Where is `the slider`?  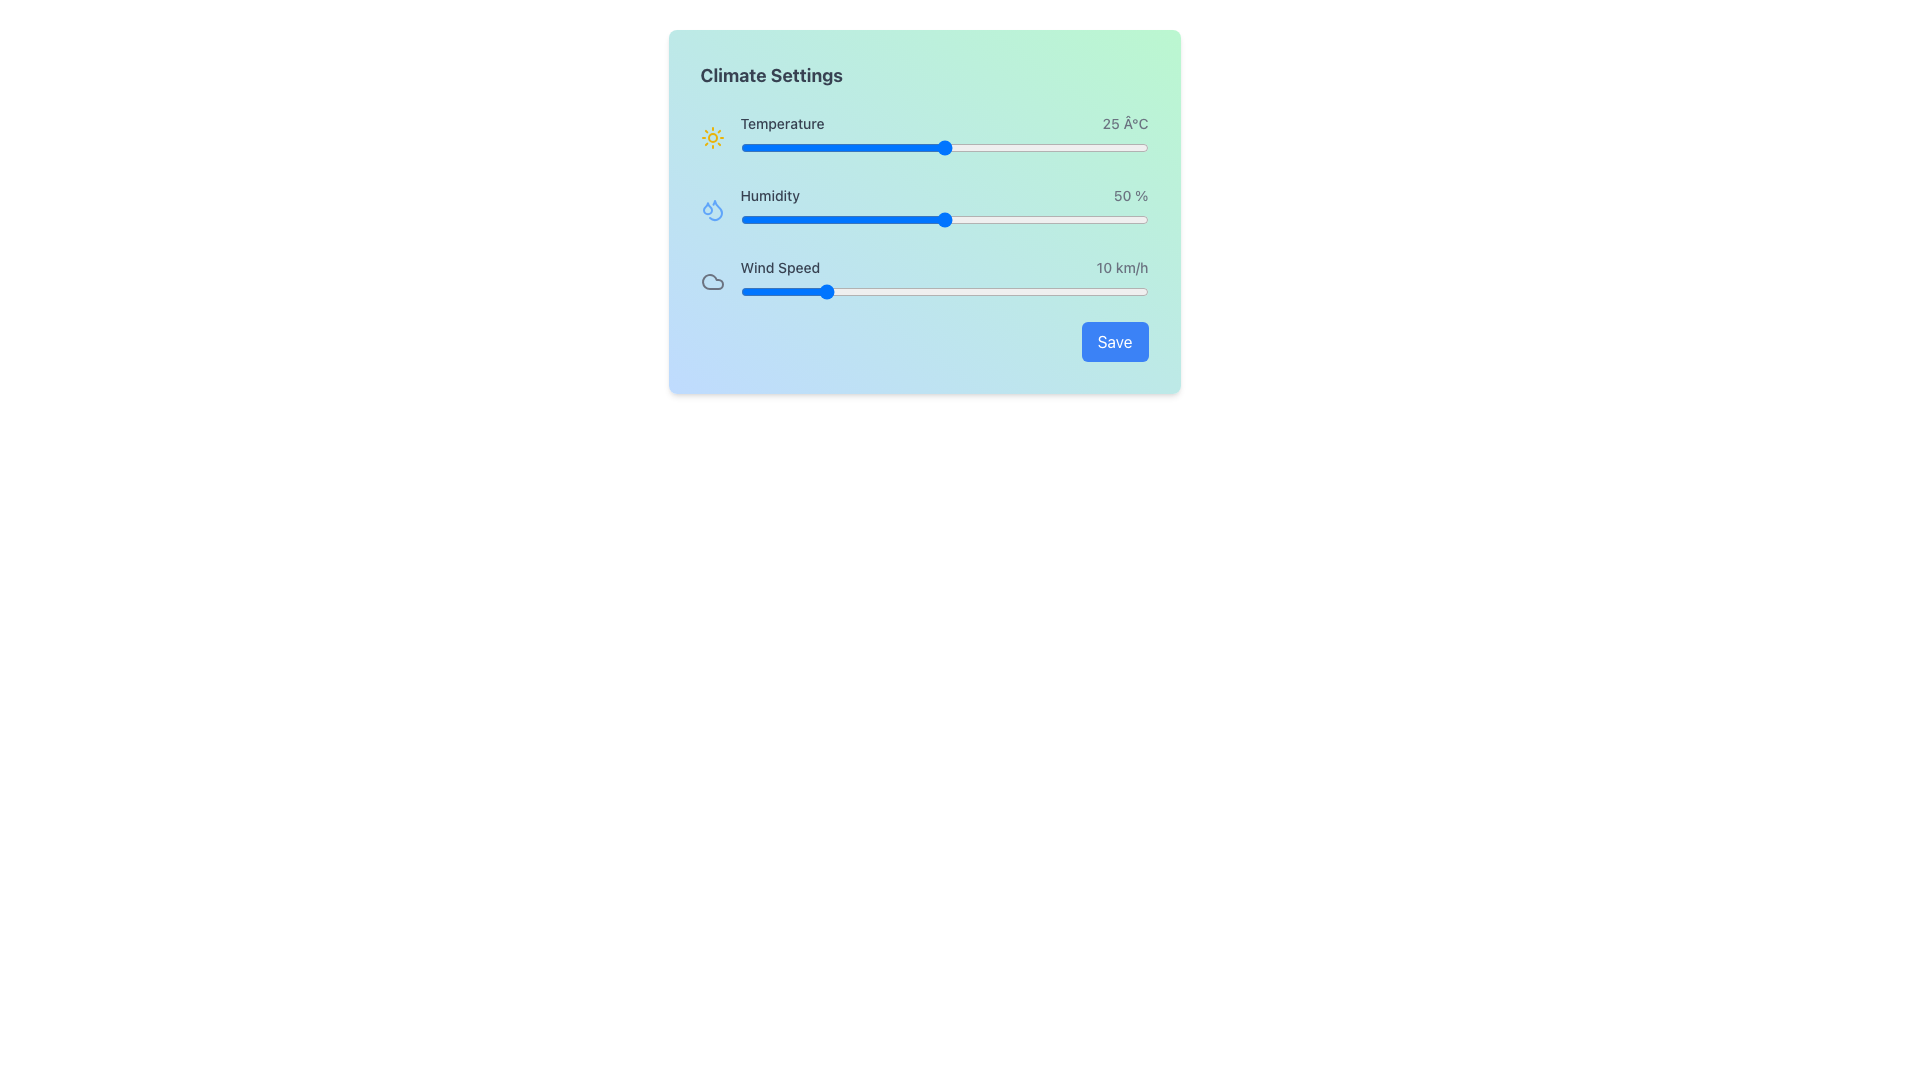 the slider is located at coordinates (993, 146).